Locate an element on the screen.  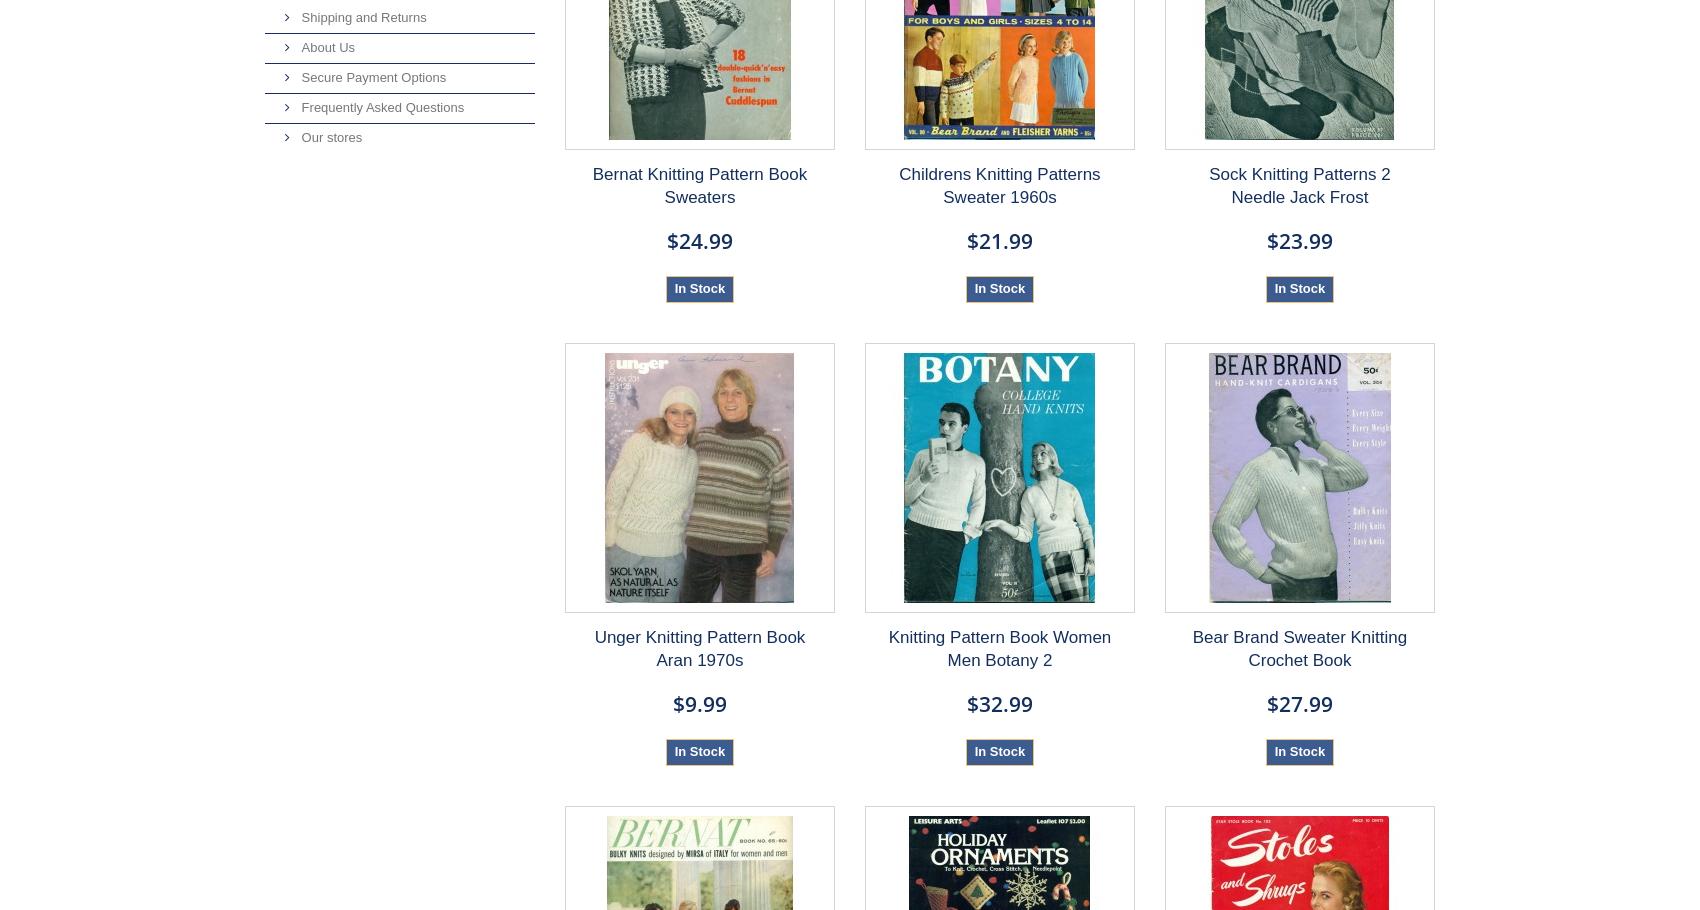
'Bernat Knitting Pattern Book Sweaters' is located at coordinates (699, 185).